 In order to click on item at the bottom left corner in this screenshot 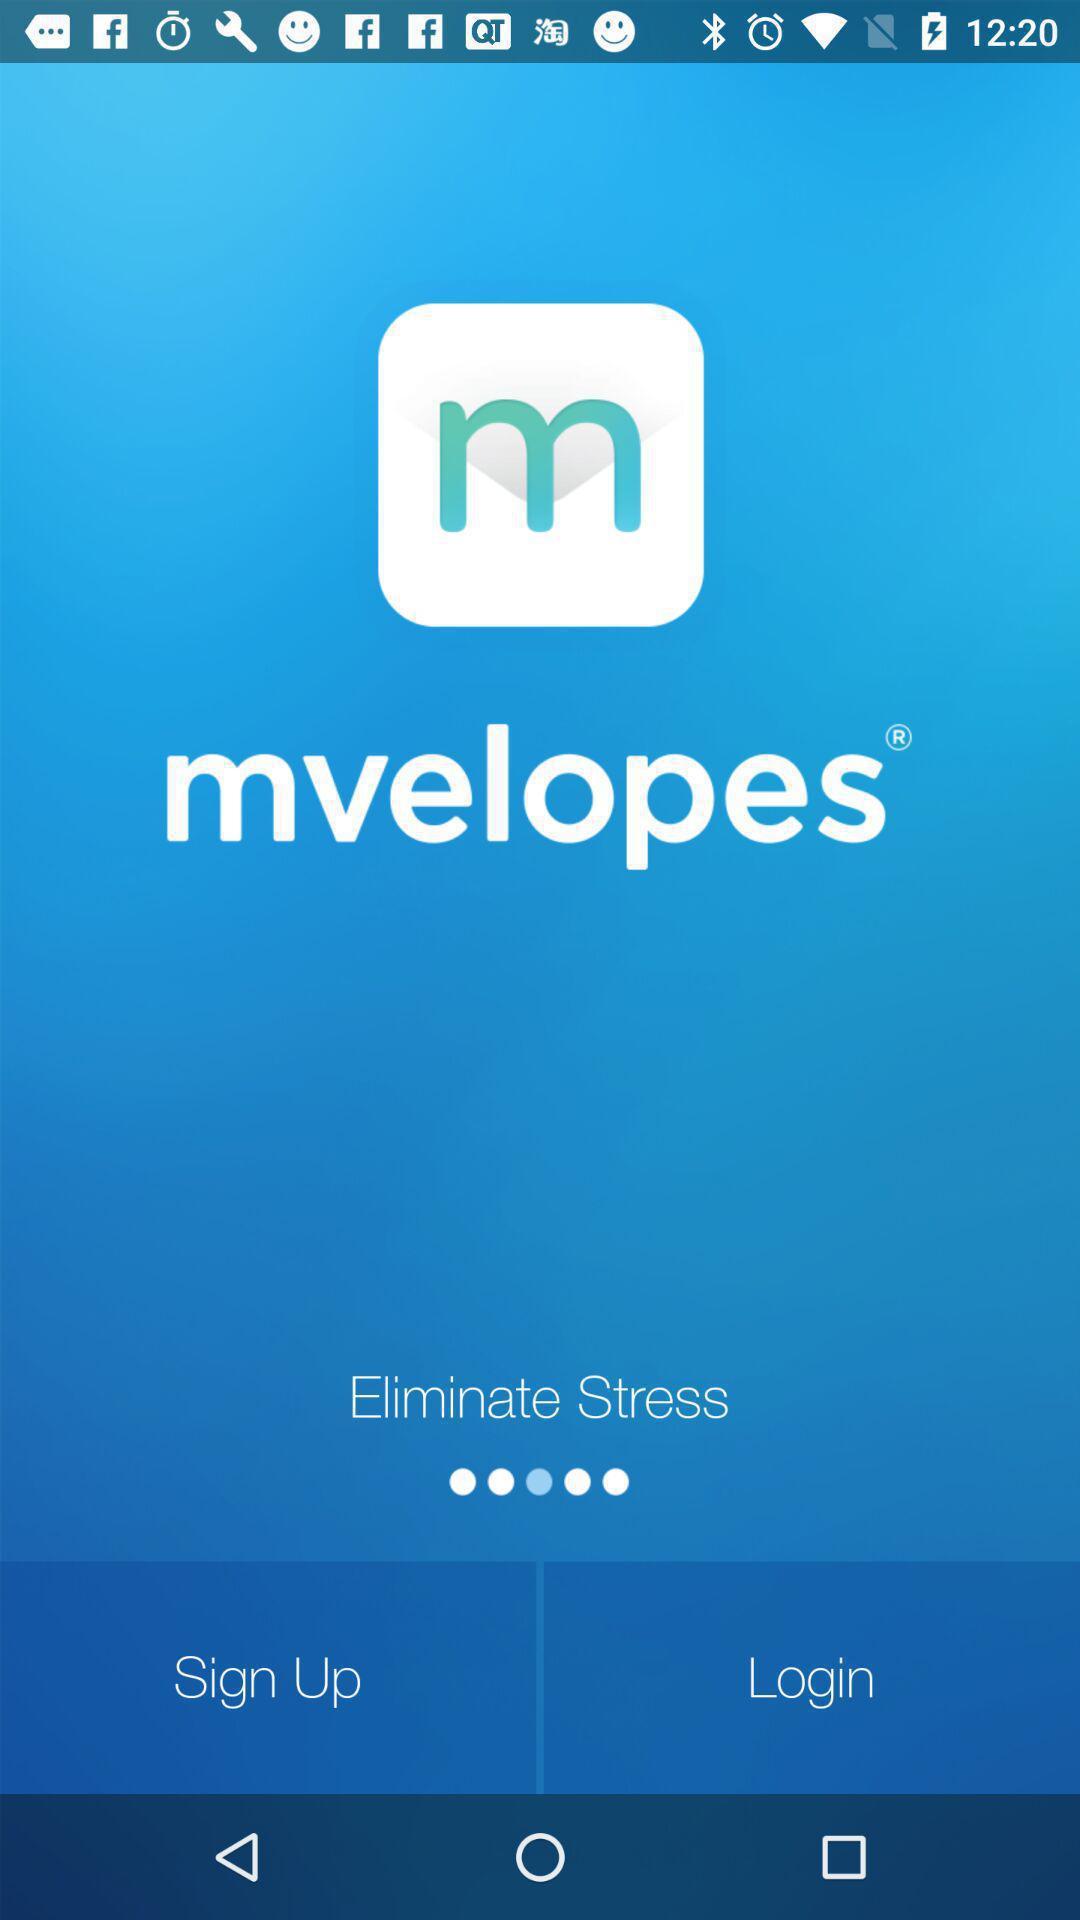, I will do `click(267, 1677)`.